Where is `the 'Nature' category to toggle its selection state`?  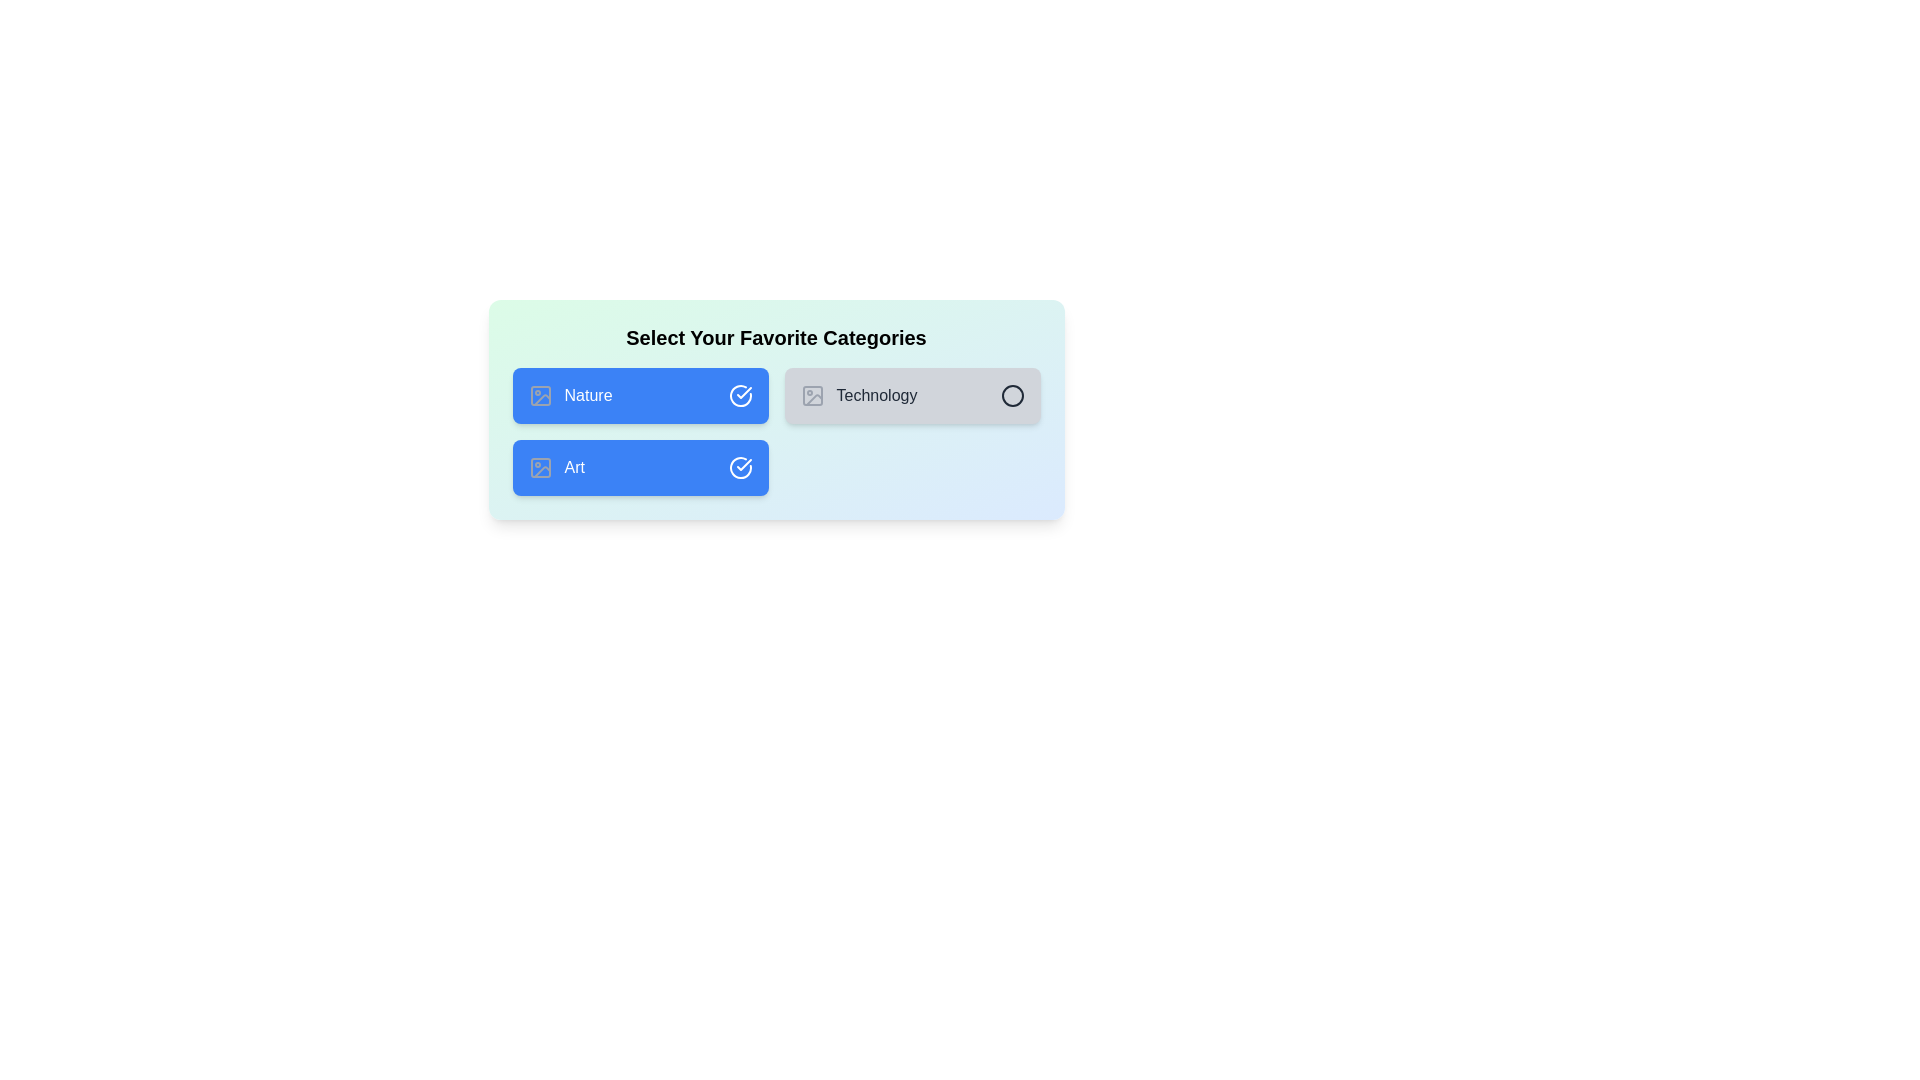
the 'Nature' category to toggle its selection state is located at coordinates (640, 396).